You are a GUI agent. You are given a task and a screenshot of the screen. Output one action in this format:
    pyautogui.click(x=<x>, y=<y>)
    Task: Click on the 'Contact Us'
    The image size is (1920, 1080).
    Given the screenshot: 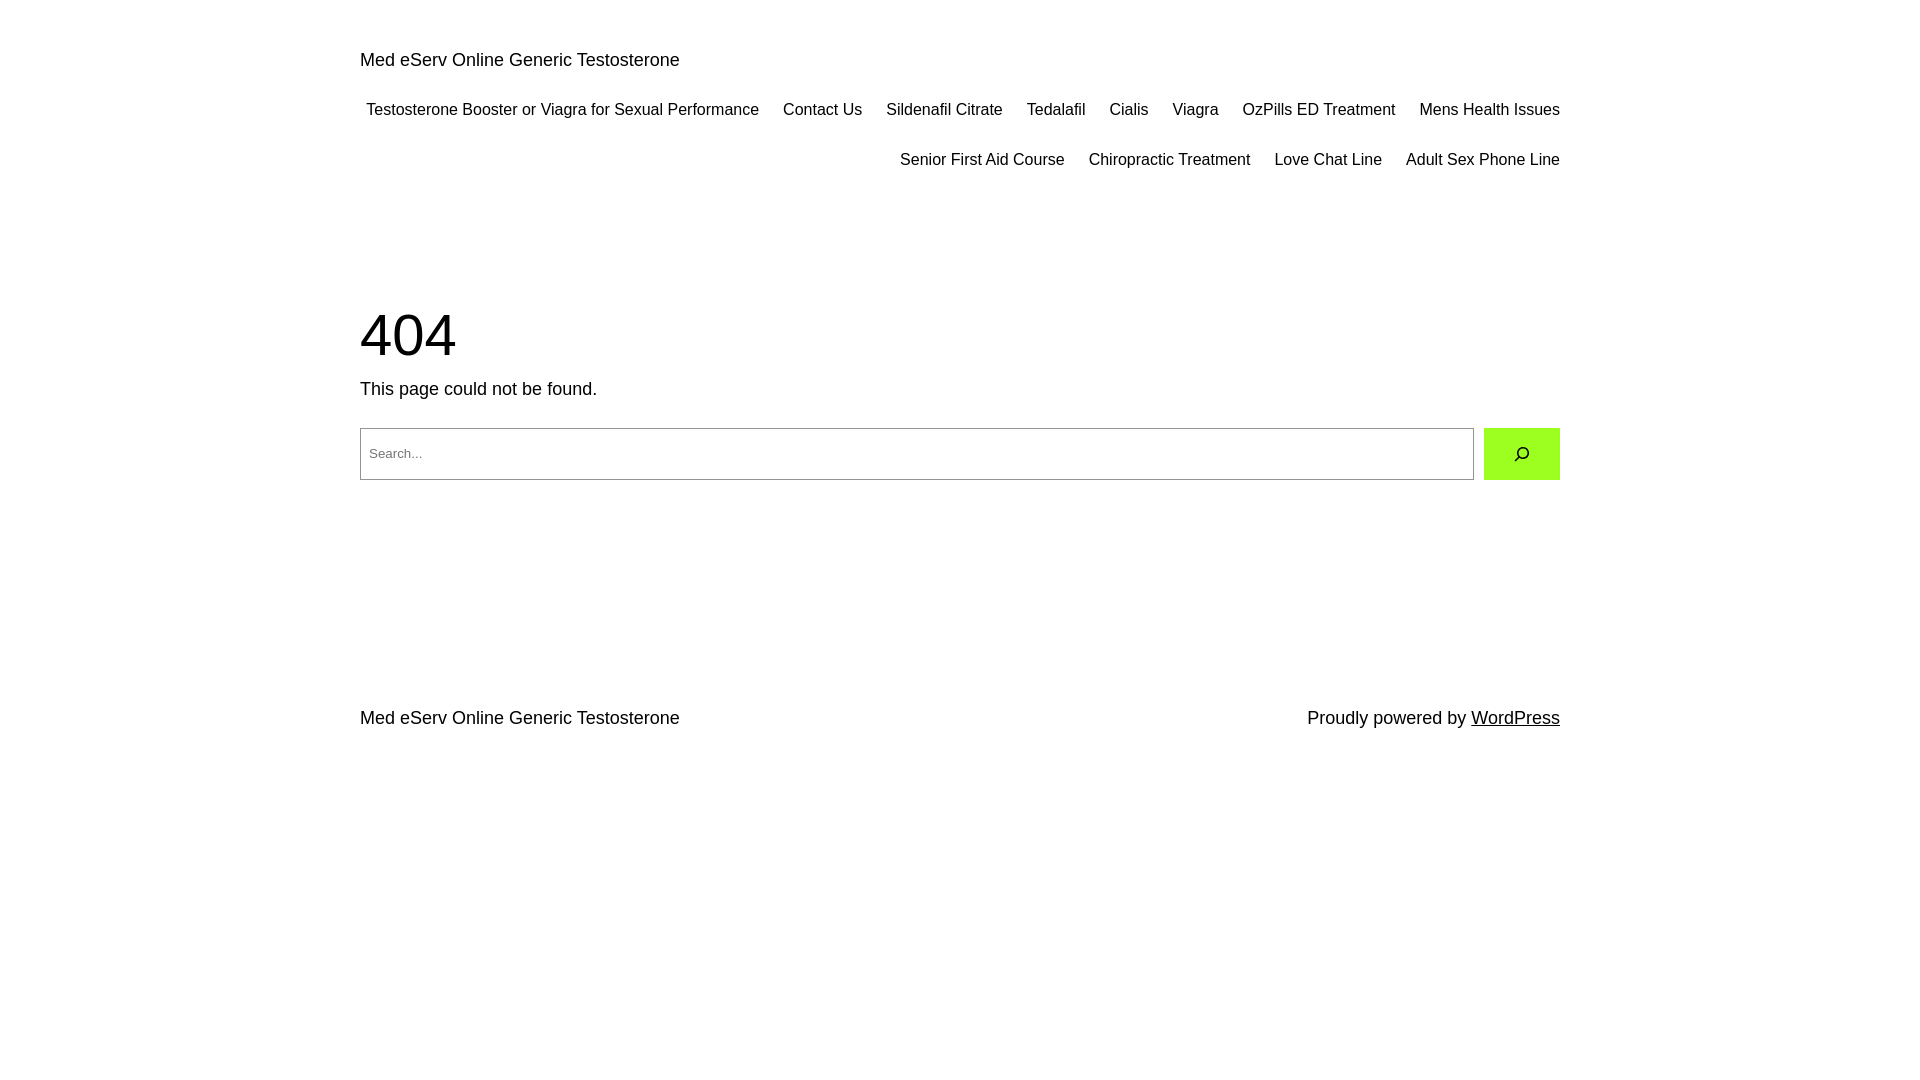 What is the action you would take?
    pyautogui.click(x=822, y=110)
    